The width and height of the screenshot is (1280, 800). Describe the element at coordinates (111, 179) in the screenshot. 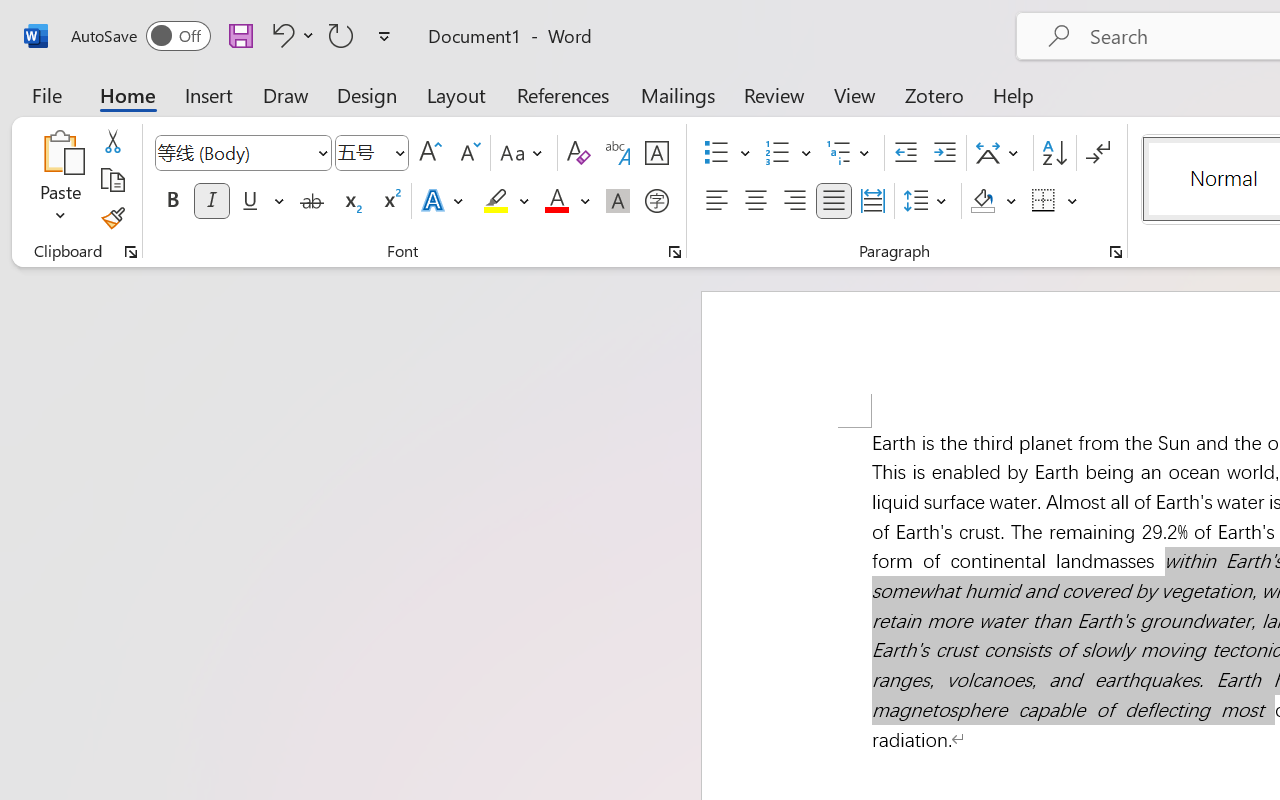

I see `'Copy'` at that location.